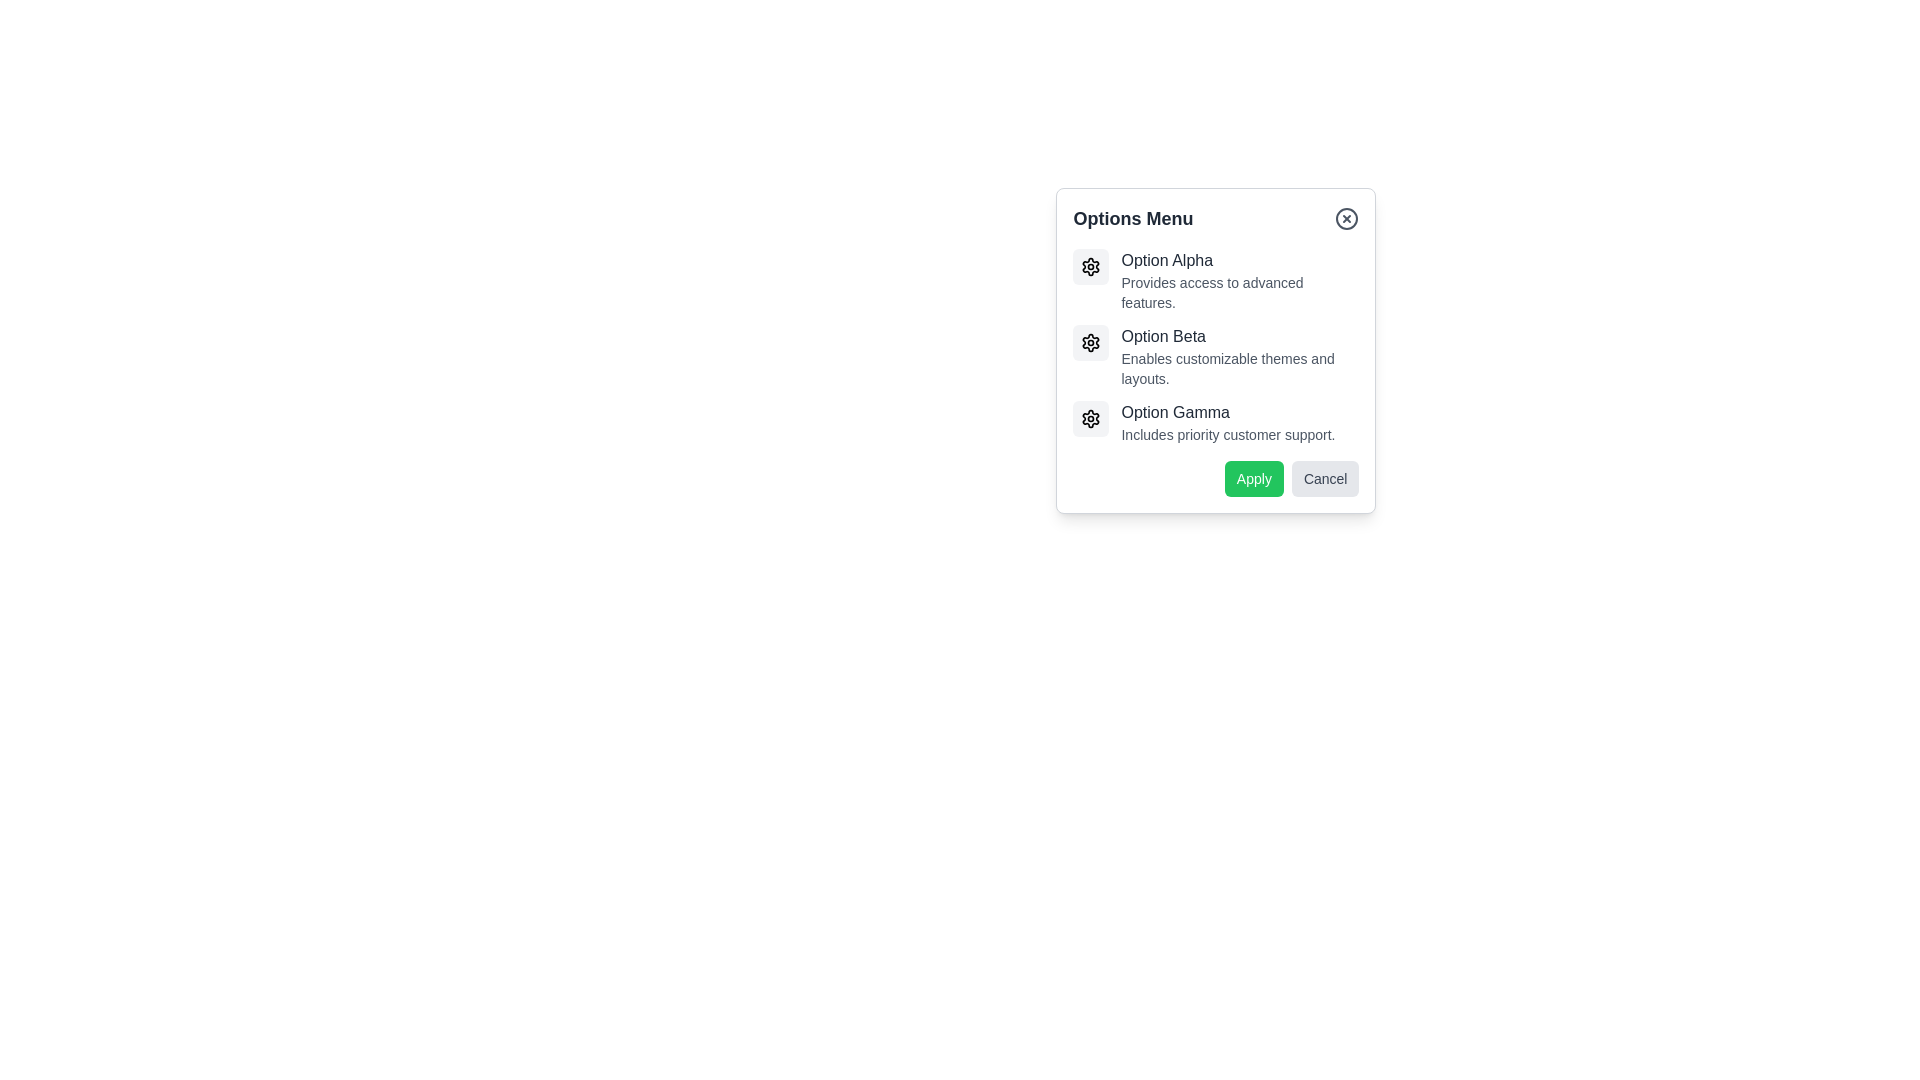 The image size is (1920, 1080). Describe the element at coordinates (1090, 418) in the screenshot. I see `the graphical representation of the Settings icon located in the top-left corner of the 'Option Gamma' entry in the 'Options Menu'` at that location.